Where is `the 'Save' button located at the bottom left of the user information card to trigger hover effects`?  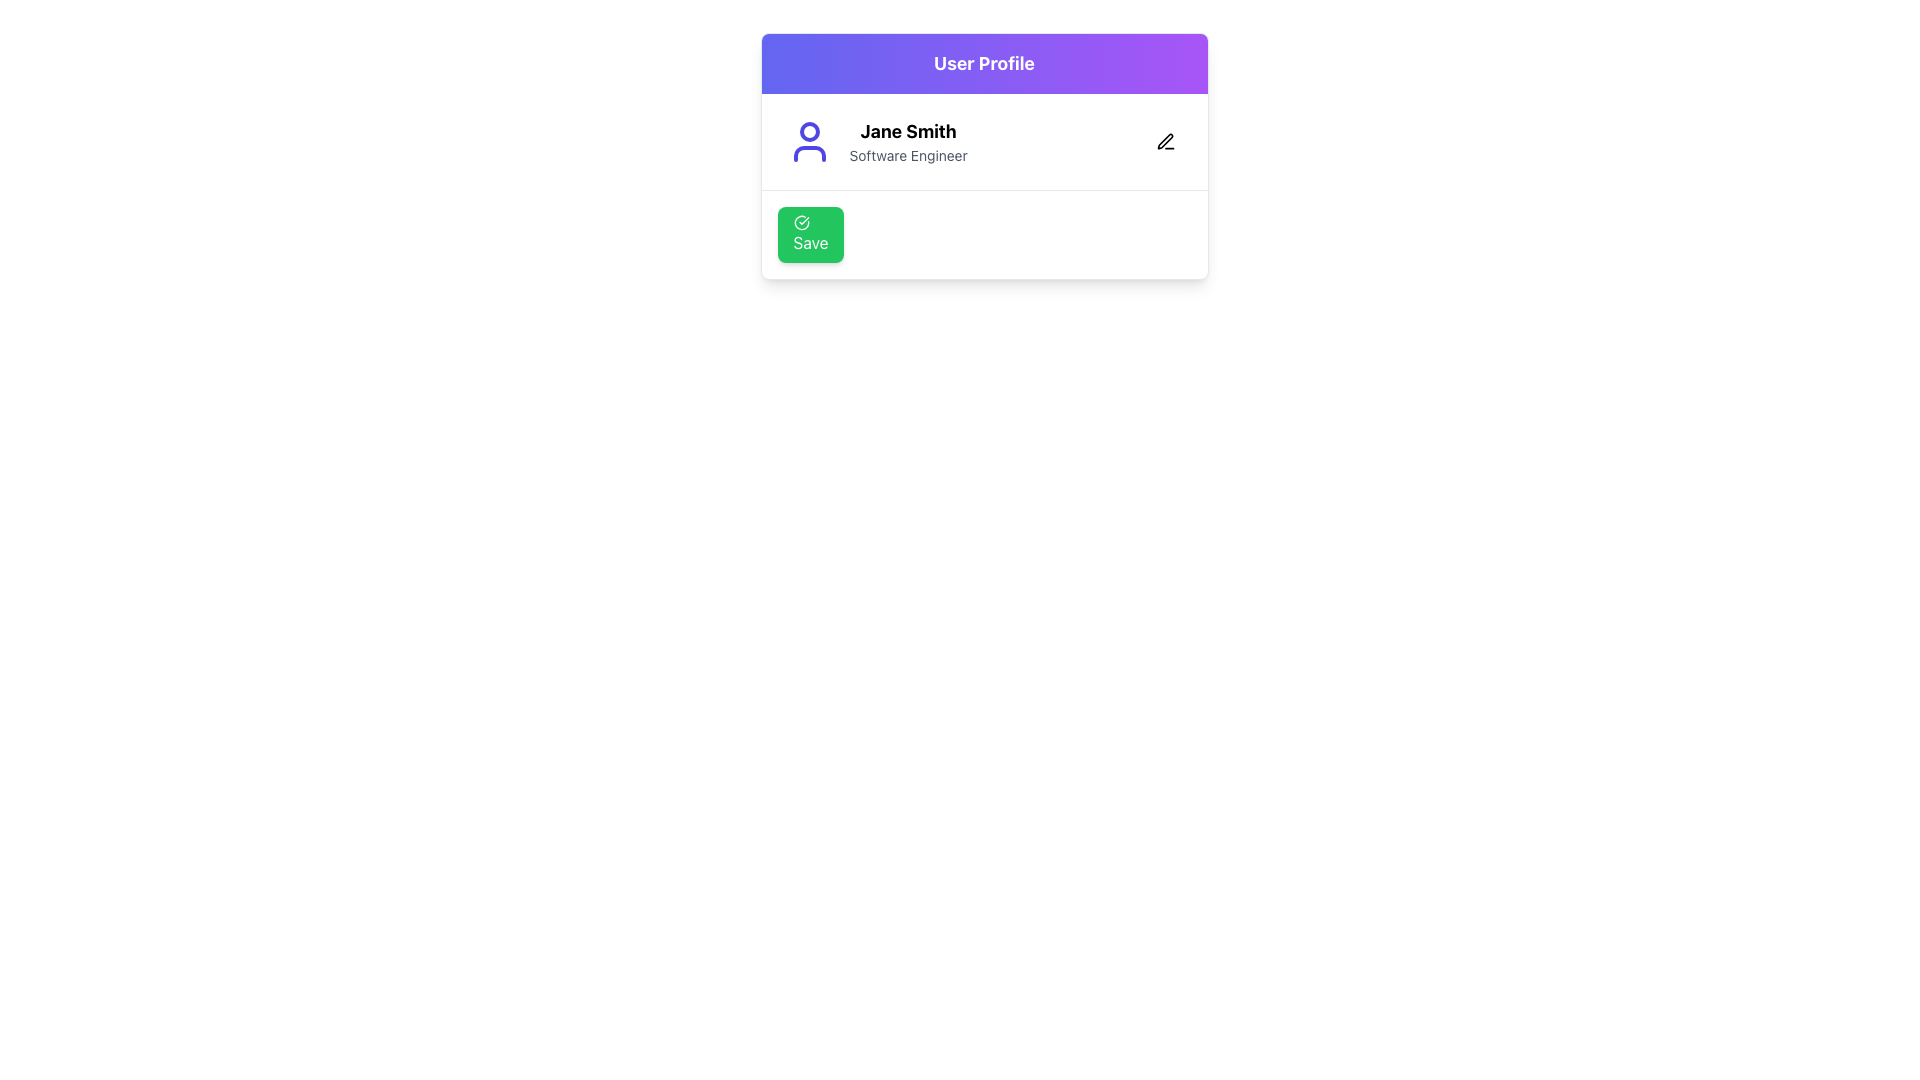 the 'Save' button located at the bottom left of the user information card to trigger hover effects is located at coordinates (811, 234).